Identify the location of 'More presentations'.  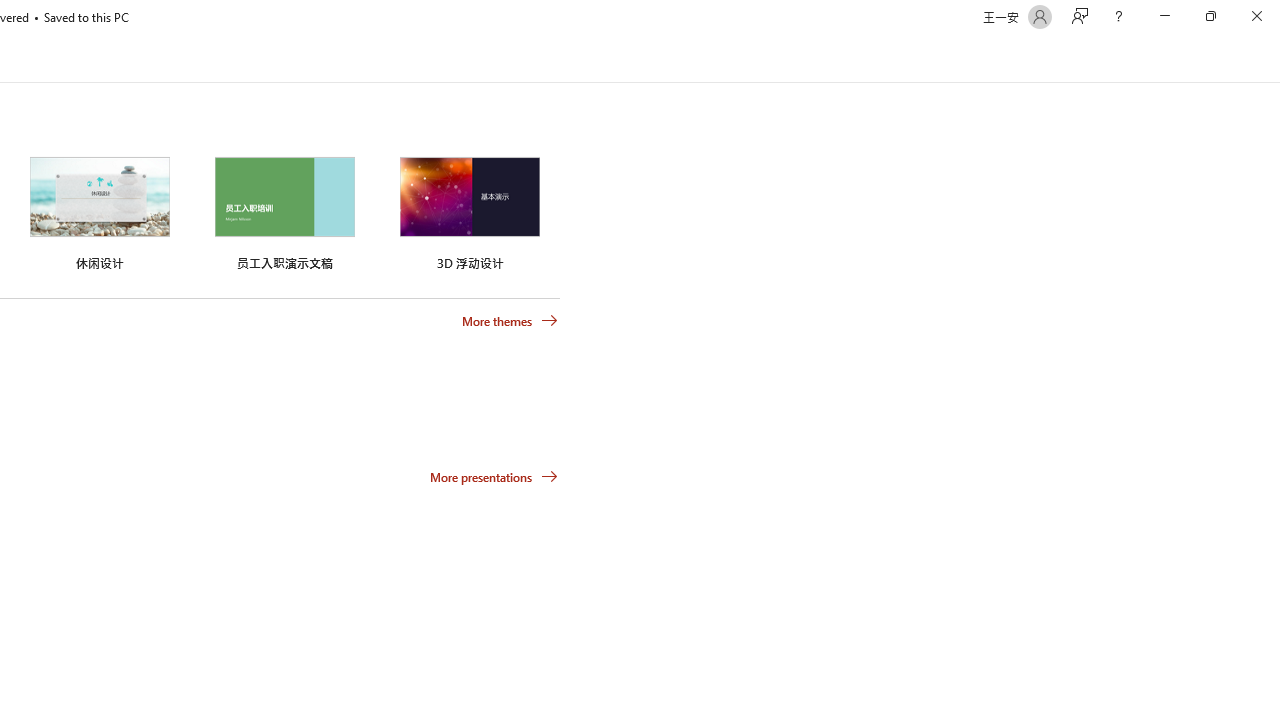
(494, 477).